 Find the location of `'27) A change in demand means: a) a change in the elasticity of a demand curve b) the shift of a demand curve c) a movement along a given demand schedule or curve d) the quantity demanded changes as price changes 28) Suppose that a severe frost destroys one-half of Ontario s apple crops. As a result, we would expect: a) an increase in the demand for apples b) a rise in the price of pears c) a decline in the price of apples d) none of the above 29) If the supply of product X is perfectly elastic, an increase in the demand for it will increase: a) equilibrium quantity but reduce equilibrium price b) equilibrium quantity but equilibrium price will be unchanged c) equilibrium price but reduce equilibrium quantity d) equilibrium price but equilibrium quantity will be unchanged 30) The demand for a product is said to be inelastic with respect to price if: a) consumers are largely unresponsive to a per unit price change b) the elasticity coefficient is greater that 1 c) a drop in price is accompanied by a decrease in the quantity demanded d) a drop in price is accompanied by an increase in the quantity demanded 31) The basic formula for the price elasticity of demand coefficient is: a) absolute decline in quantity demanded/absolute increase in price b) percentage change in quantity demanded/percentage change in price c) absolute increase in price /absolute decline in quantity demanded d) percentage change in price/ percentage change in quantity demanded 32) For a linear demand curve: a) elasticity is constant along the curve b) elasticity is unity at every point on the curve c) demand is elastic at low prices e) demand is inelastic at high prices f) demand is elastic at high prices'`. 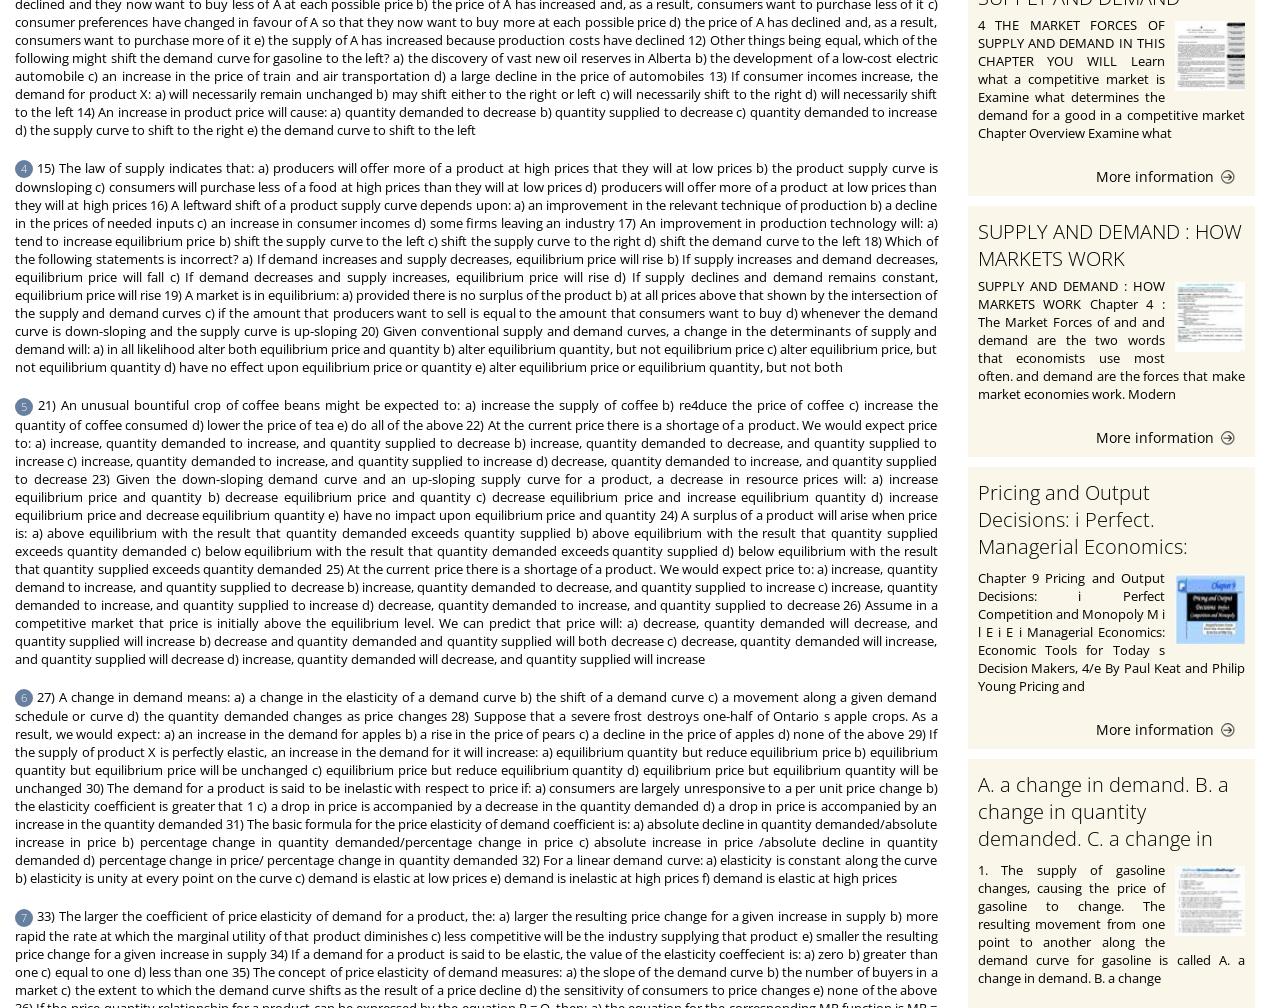

'27) A change in demand means: a) a change in the elasticity of a demand curve b) the shift of a demand curve c) a movement along a given demand schedule or curve d) the quantity demanded changes as price changes 28) Suppose that a severe frost destroys one-half of Ontario s apple crops. As a result, we would expect: a) an increase in the demand for apples b) a rise in the price of pears c) a decline in the price of apples d) none of the above 29) If the supply of product X is perfectly elastic, an increase in the demand for it will increase: a) equilibrium quantity but reduce equilibrium price b) equilibrium quantity but equilibrium price will be unchanged c) equilibrium price but reduce equilibrium quantity d) equilibrium price but equilibrium quantity will be unchanged 30) The demand for a product is said to be inelastic with respect to price if: a) consumers are largely unresponsive to a per unit price change b) the elasticity coefficient is greater that 1 c) a drop in price is accompanied by a decrease in the quantity demanded d) a drop in price is accompanied by an increase in the quantity demanded 31) The basic formula for the price elasticity of demand coefficient is: a) absolute decline in quantity demanded/absolute increase in price b) percentage change in quantity demanded/percentage change in price c) absolute increase in price /absolute decline in quantity demanded d) percentage change in price/ percentage change in quantity demanded 32) For a linear demand curve: a) elasticity is constant along the curve b) elasticity is unity at every point on the curve c) demand is elastic at low prices e) demand is inelastic at high prices f) demand is elastic at high prices' is located at coordinates (475, 787).